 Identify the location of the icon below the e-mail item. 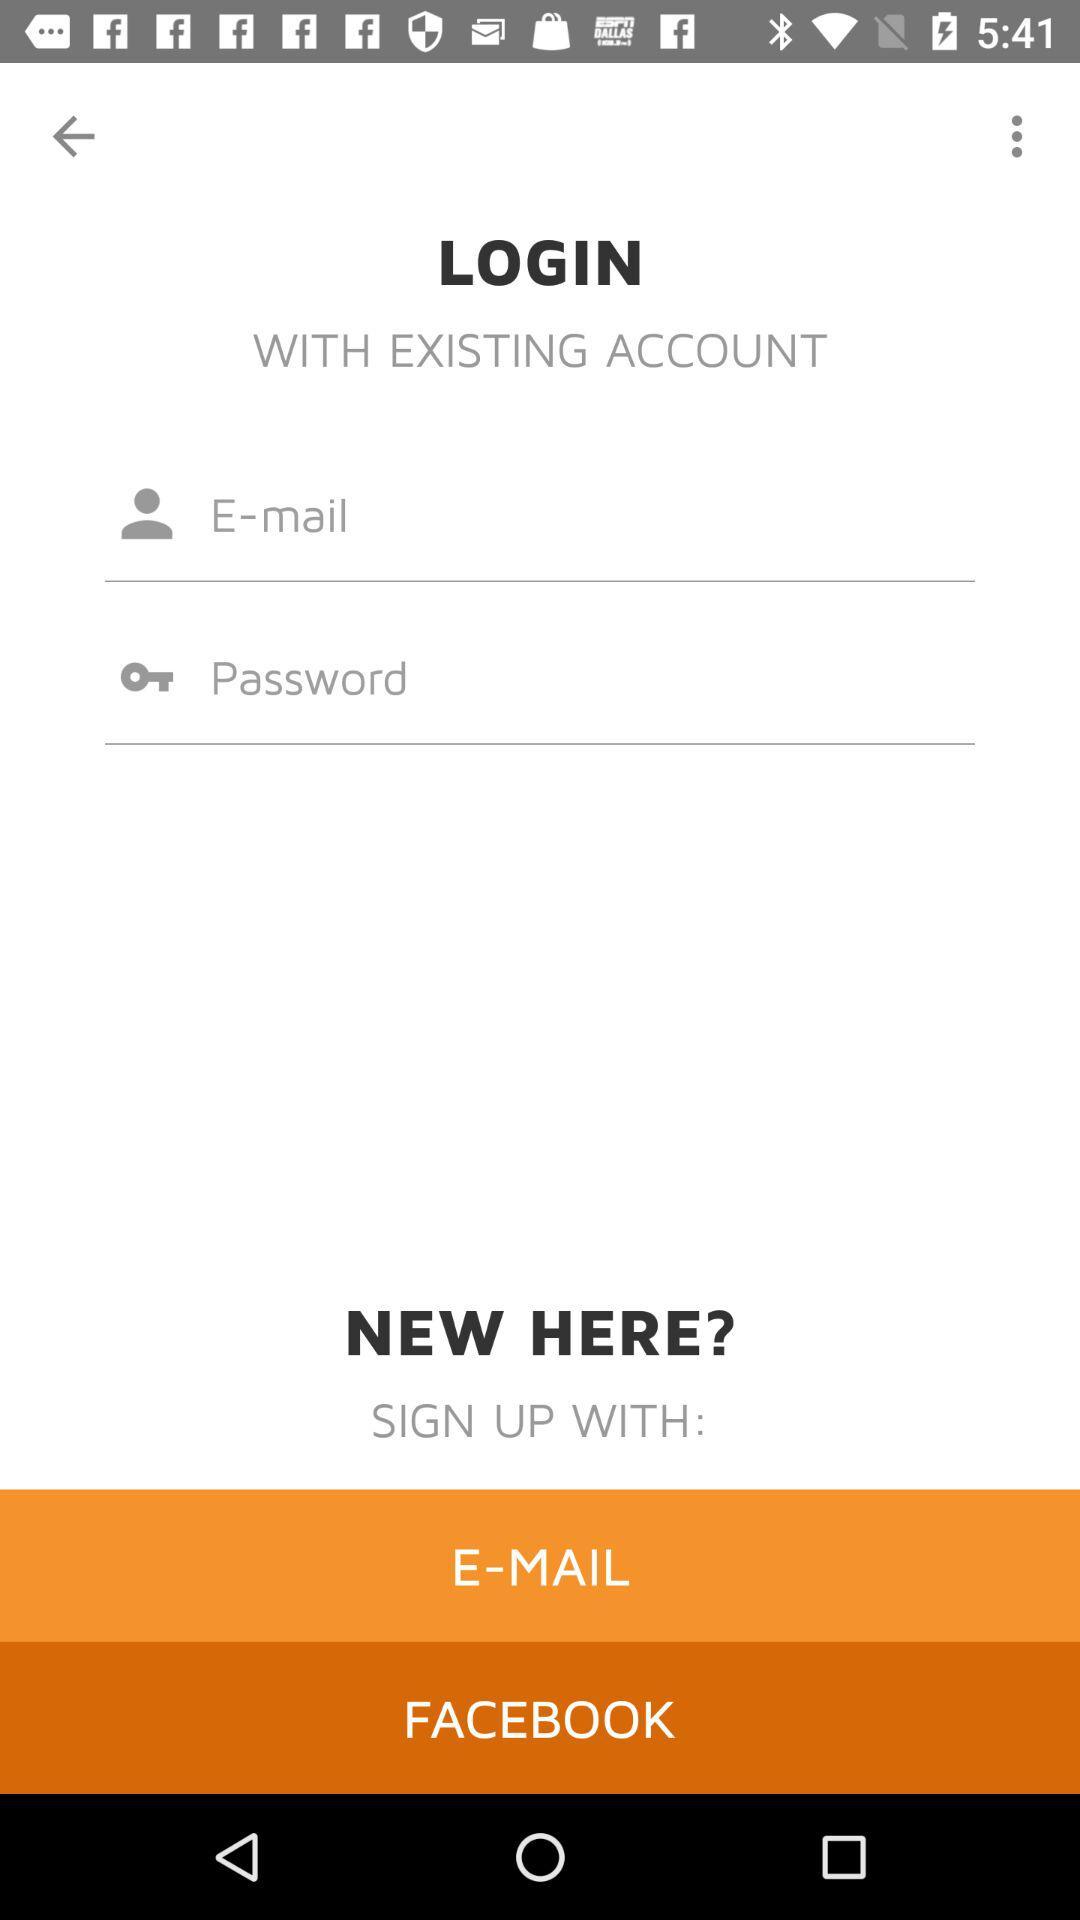
(540, 1716).